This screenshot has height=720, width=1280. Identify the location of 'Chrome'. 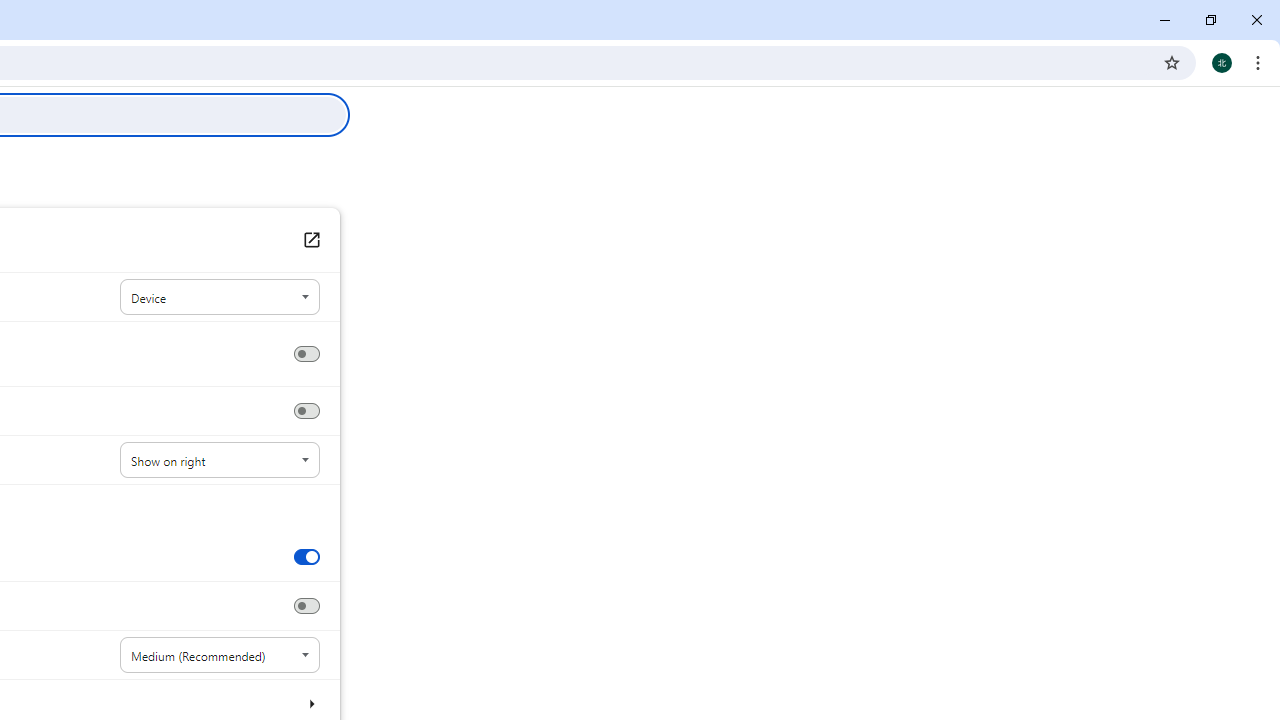
(1259, 61).